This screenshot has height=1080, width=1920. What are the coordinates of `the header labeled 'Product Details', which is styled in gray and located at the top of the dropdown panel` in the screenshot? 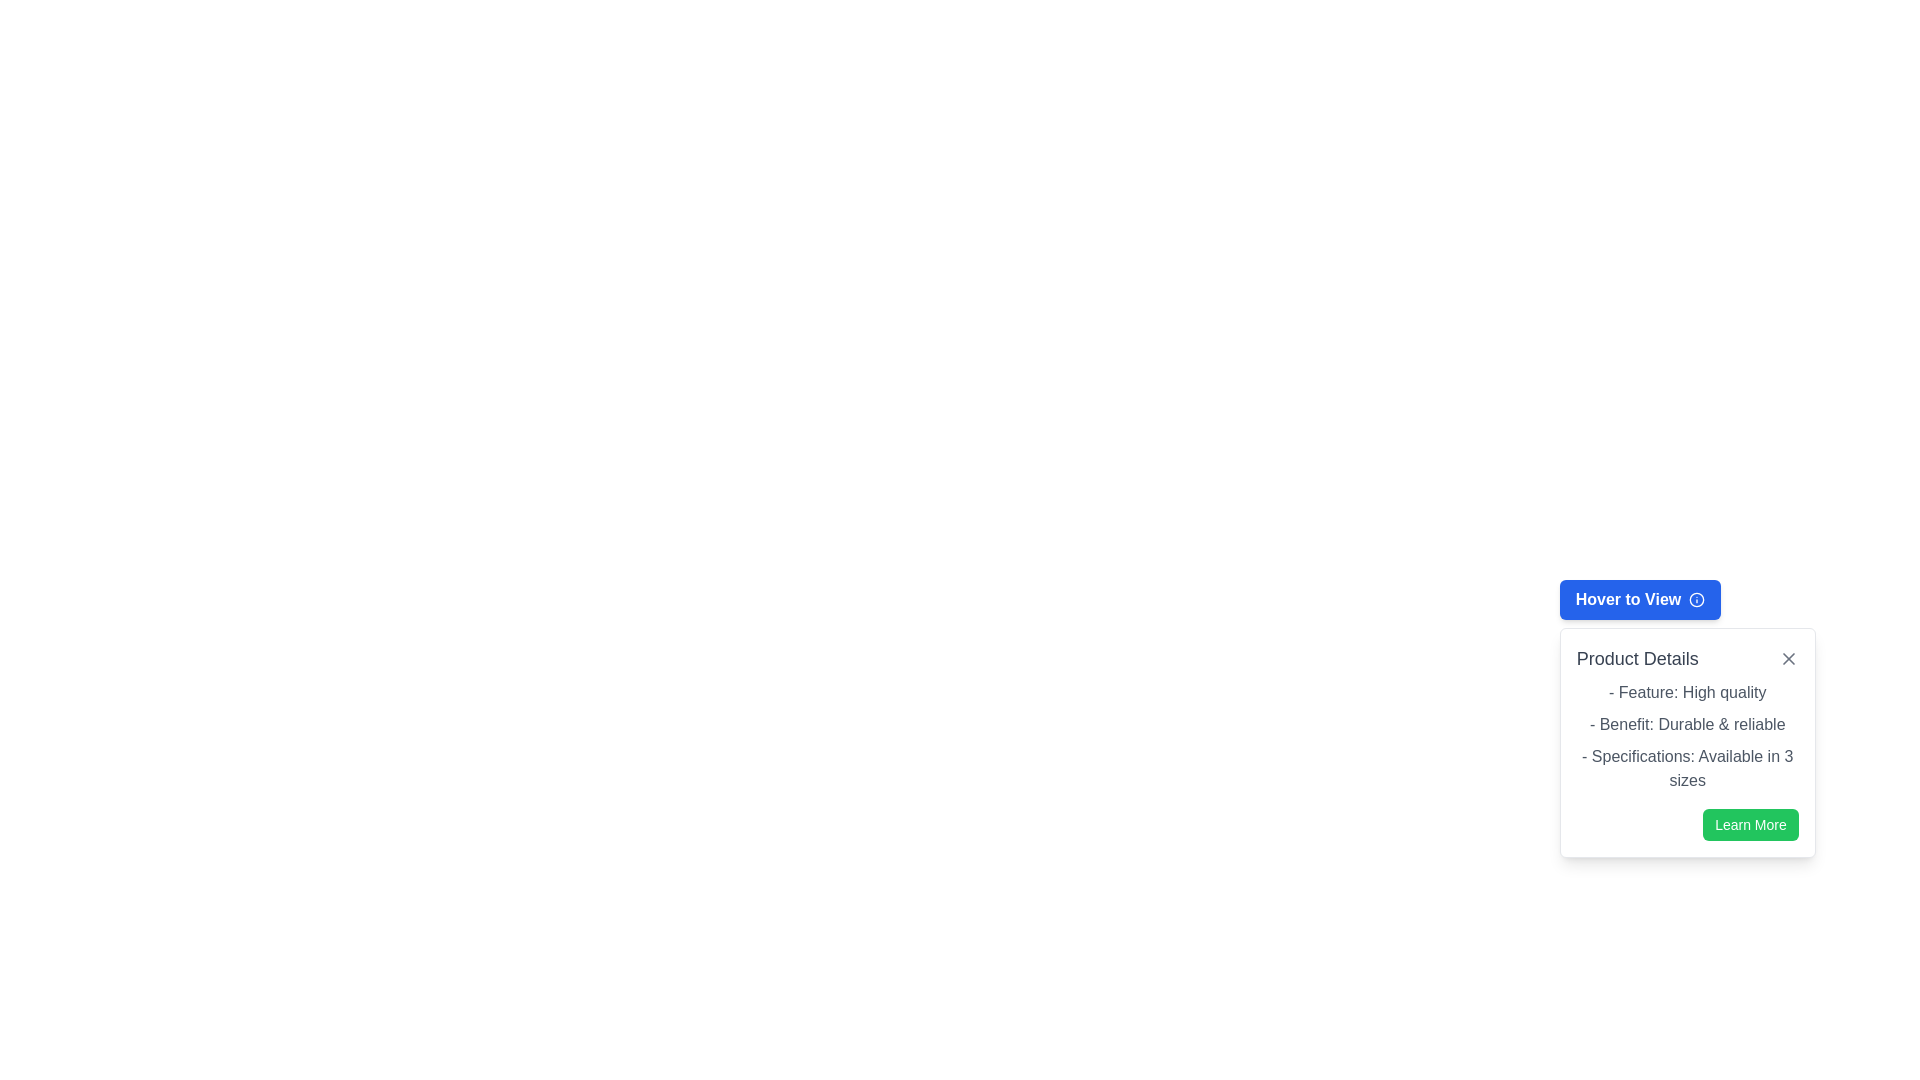 It's located at (1686, 659).